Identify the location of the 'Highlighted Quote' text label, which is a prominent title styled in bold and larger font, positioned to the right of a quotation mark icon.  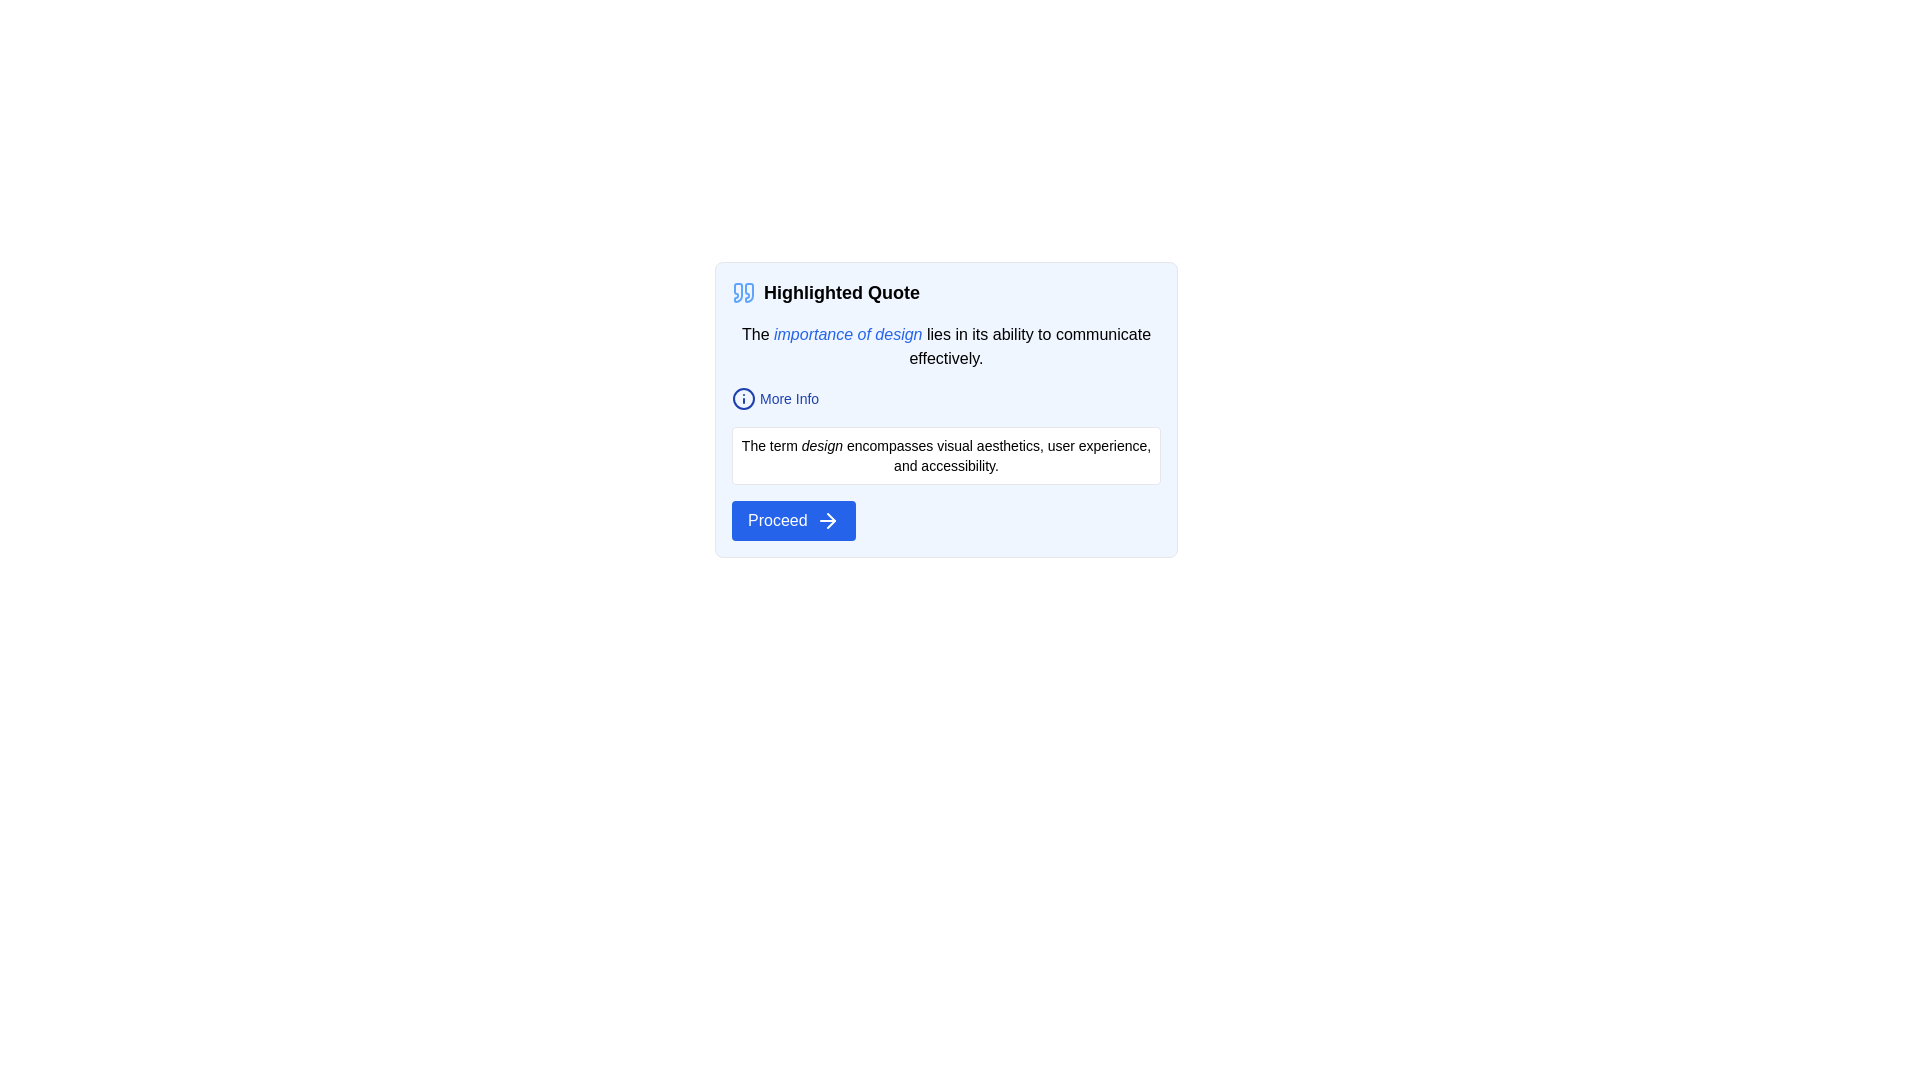
(841, 293).